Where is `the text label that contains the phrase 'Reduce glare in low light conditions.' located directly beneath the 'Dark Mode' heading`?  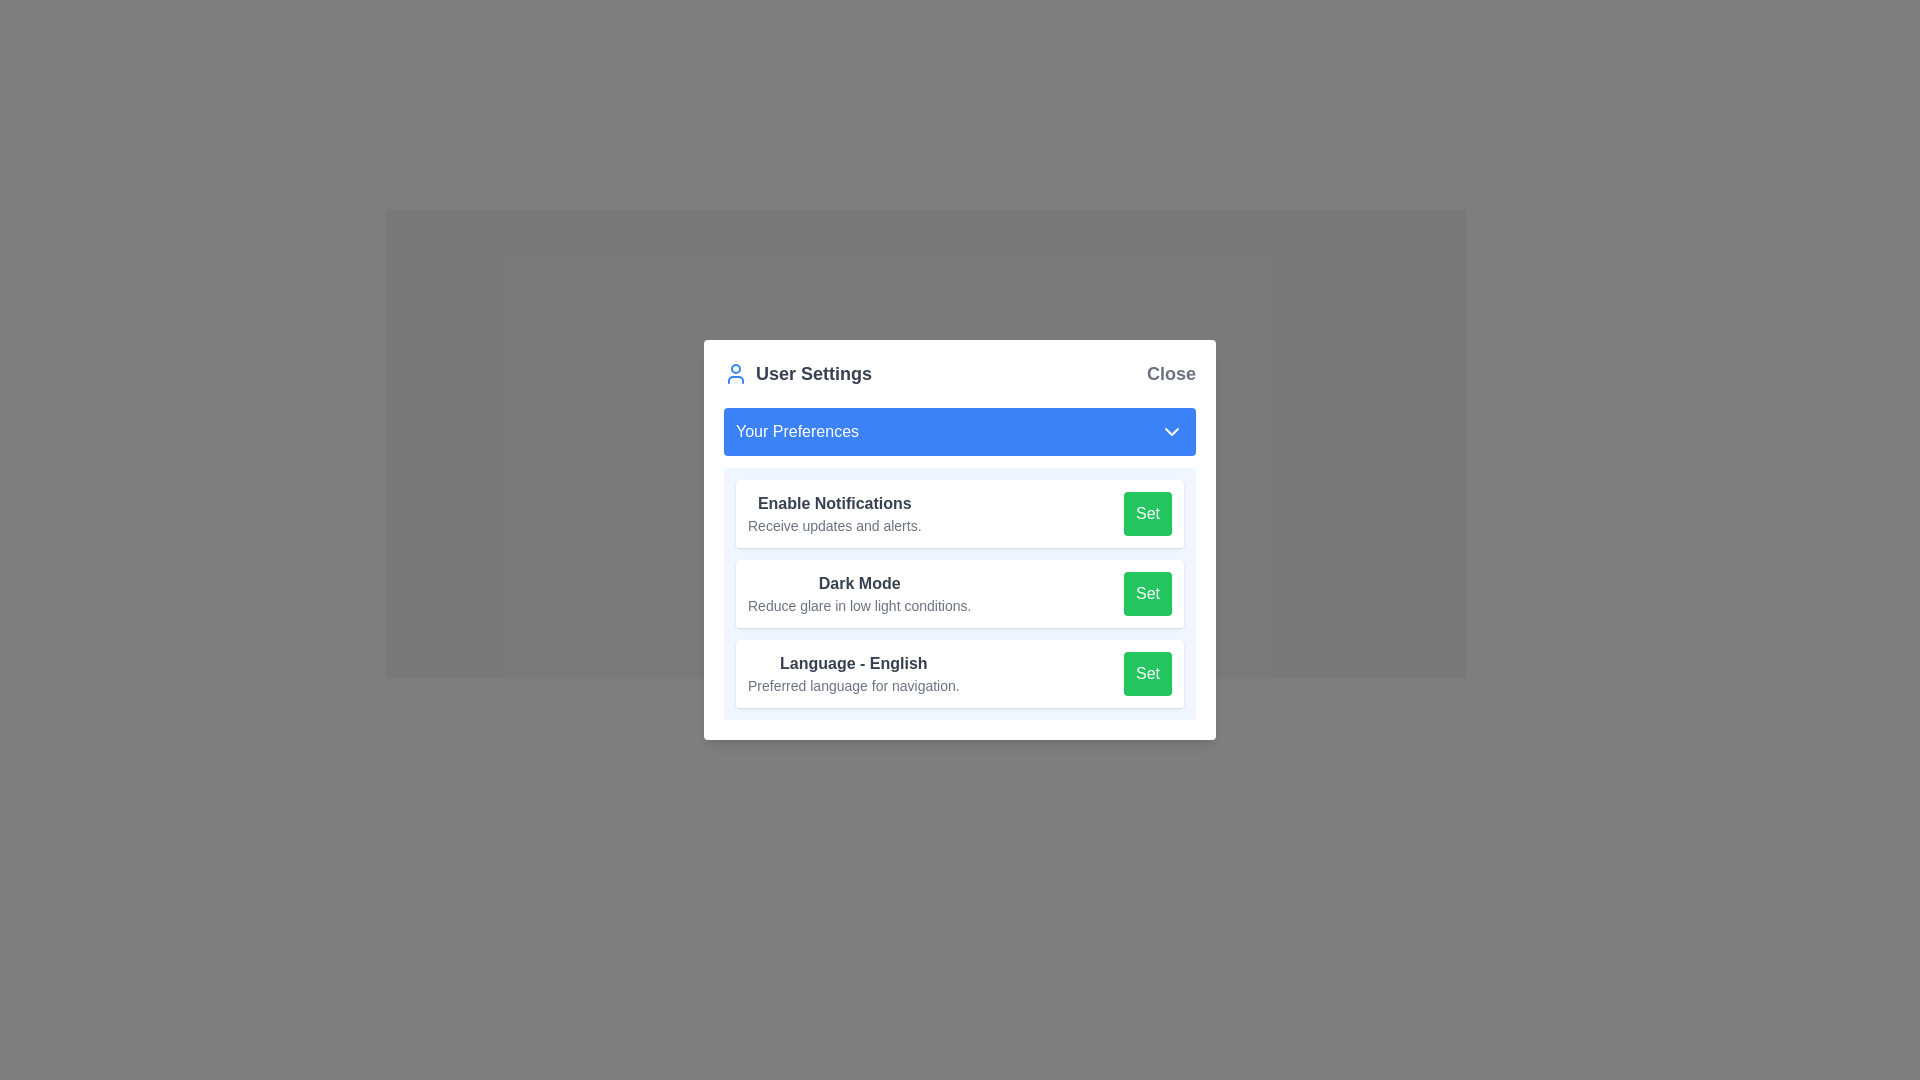 the text label that contains the phrase 'Reduce glare in low light conditions.' located directly beneath the 'Dark Mode' heading is located at coordinates (859, 604).